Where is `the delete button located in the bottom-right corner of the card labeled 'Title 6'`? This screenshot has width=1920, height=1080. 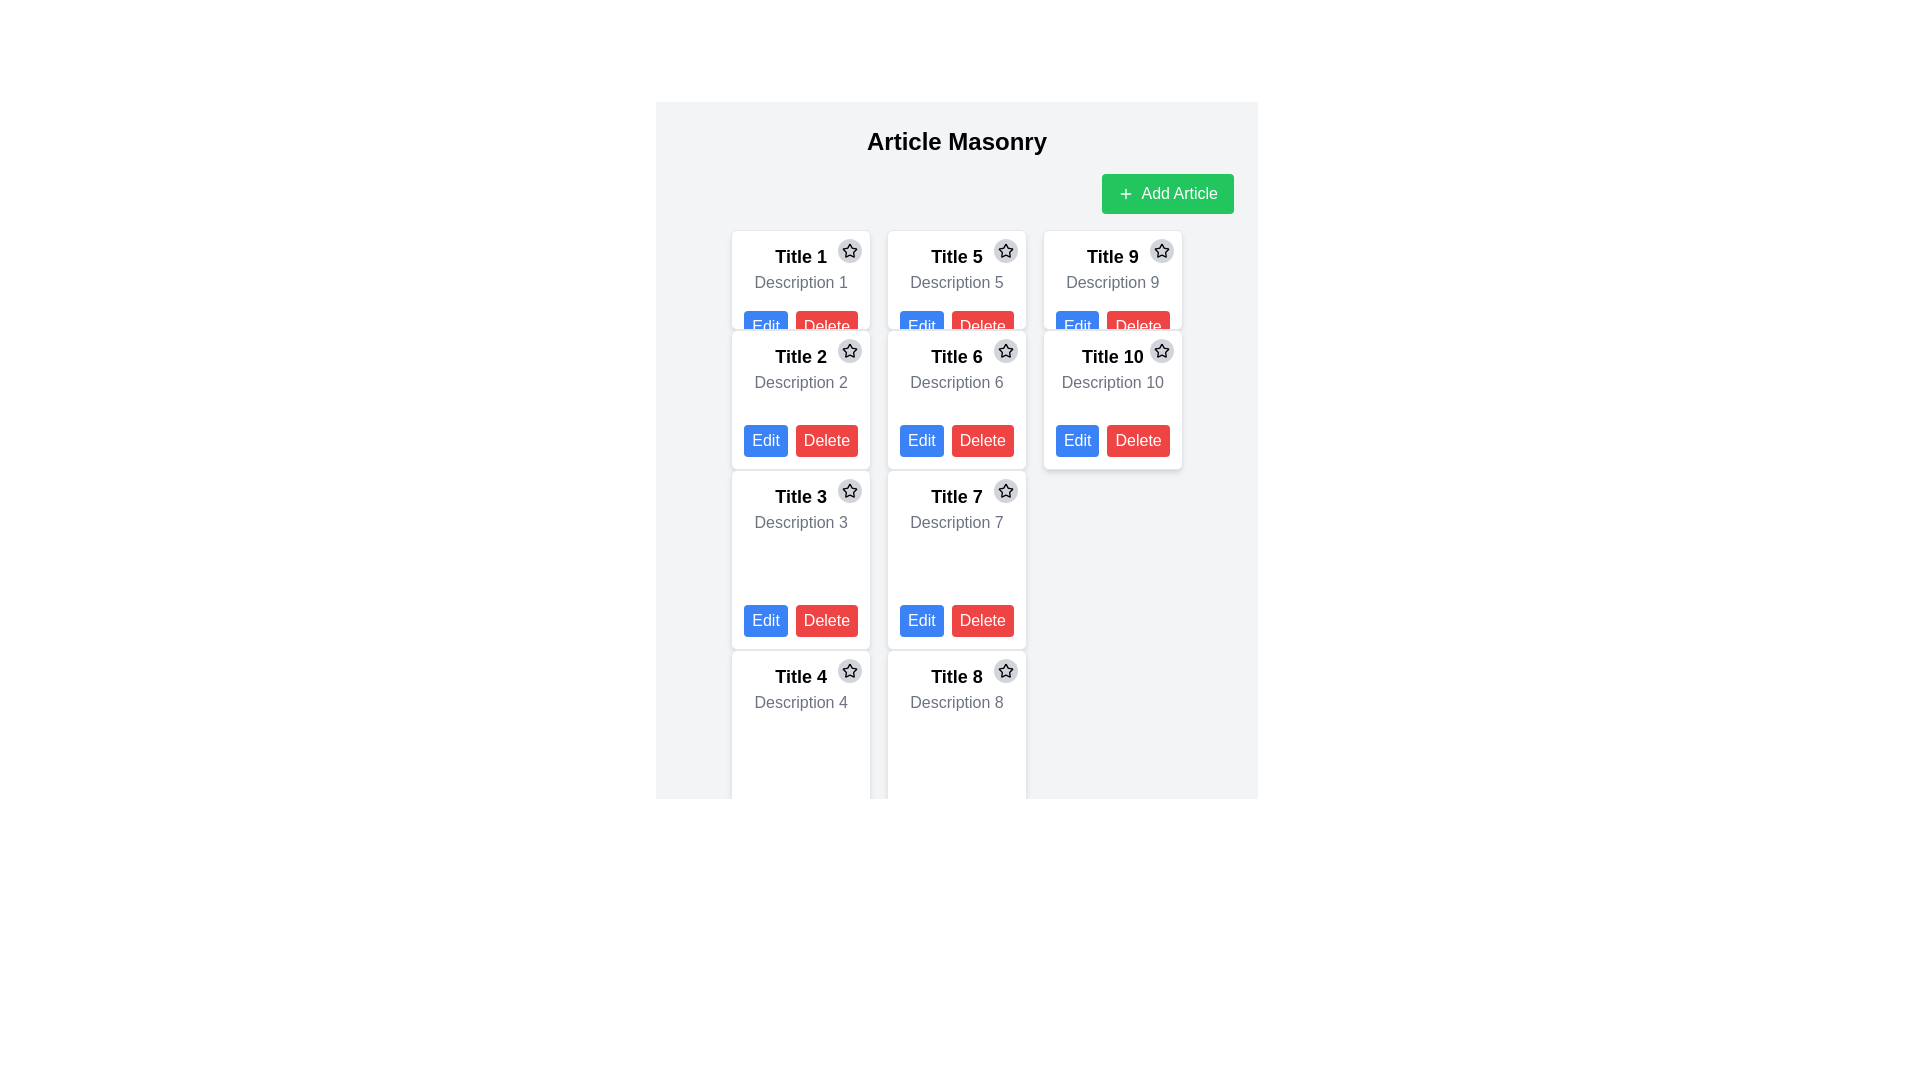
the delete button located in the bottom-right corner of the card labeled 'Title 6' is located at coordinates (982, 439).